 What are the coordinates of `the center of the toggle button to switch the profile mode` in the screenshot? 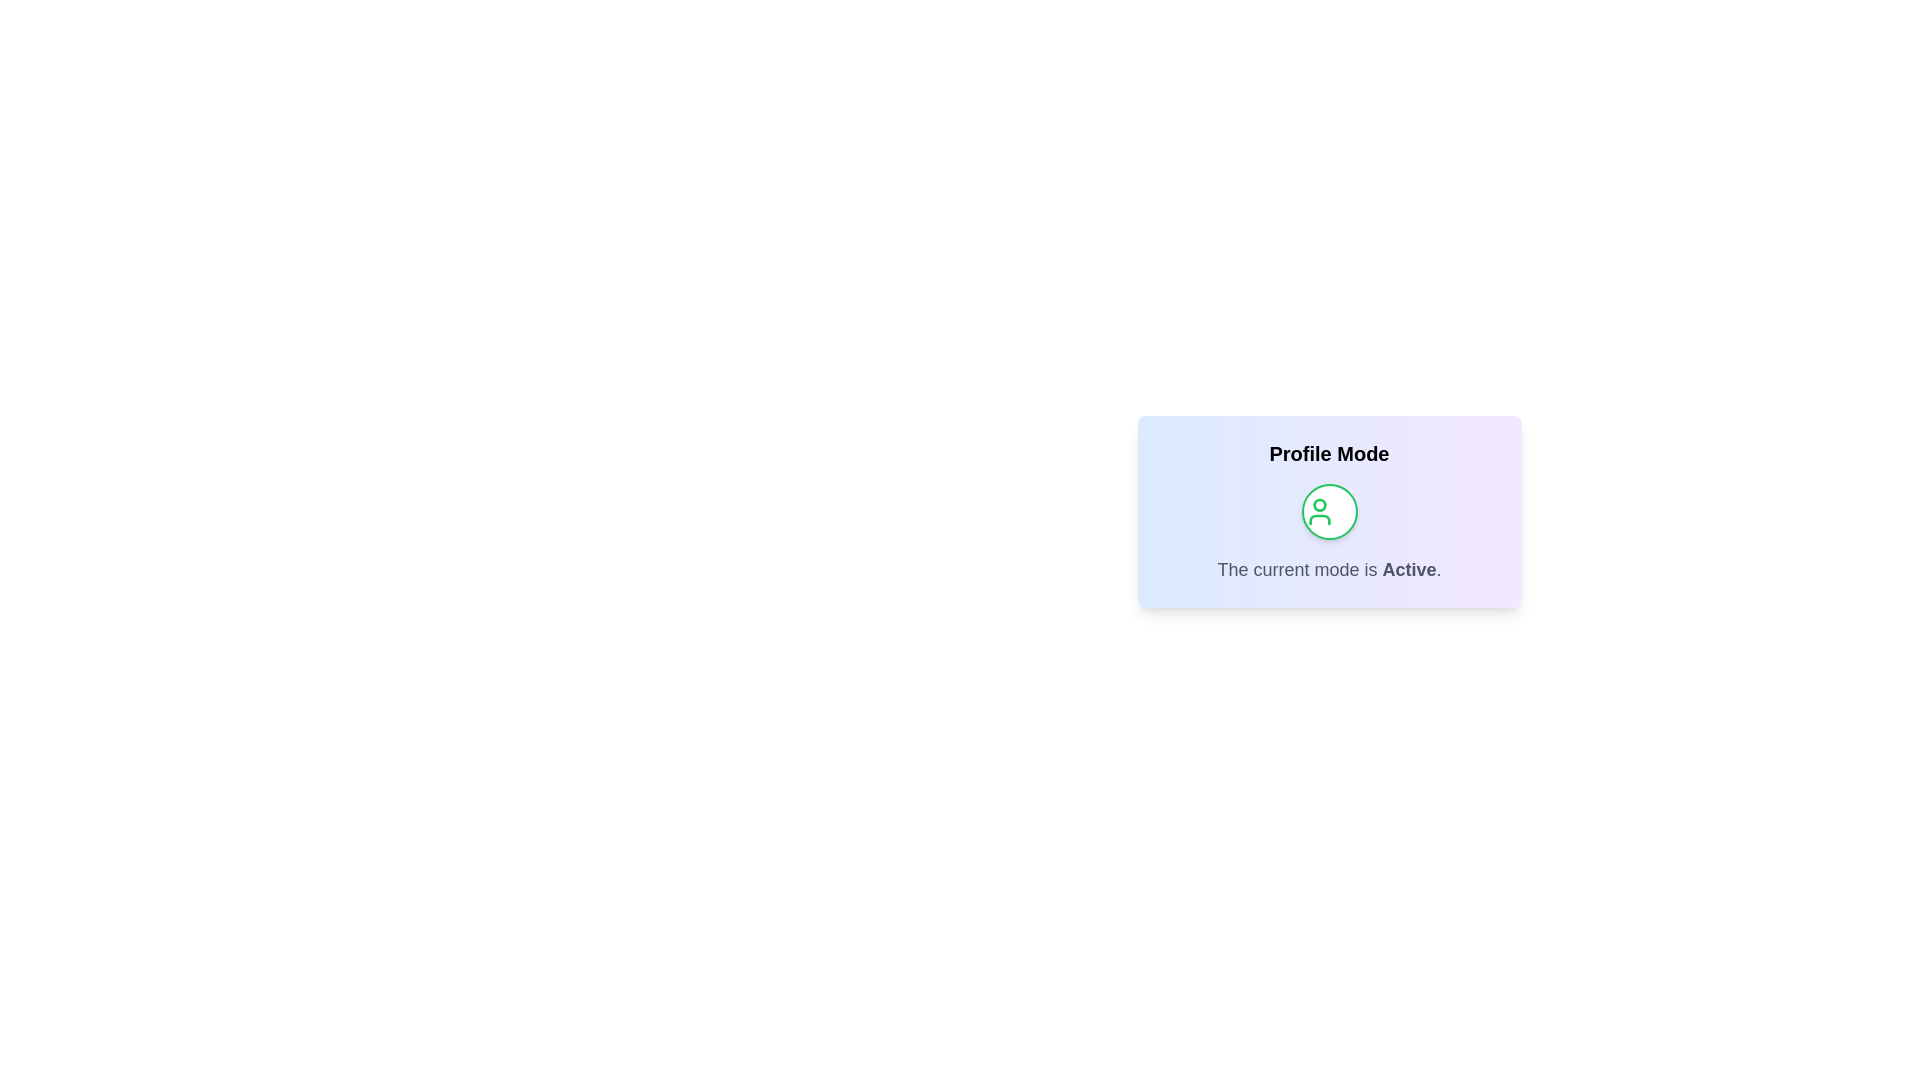 It's located at (1329, 511).